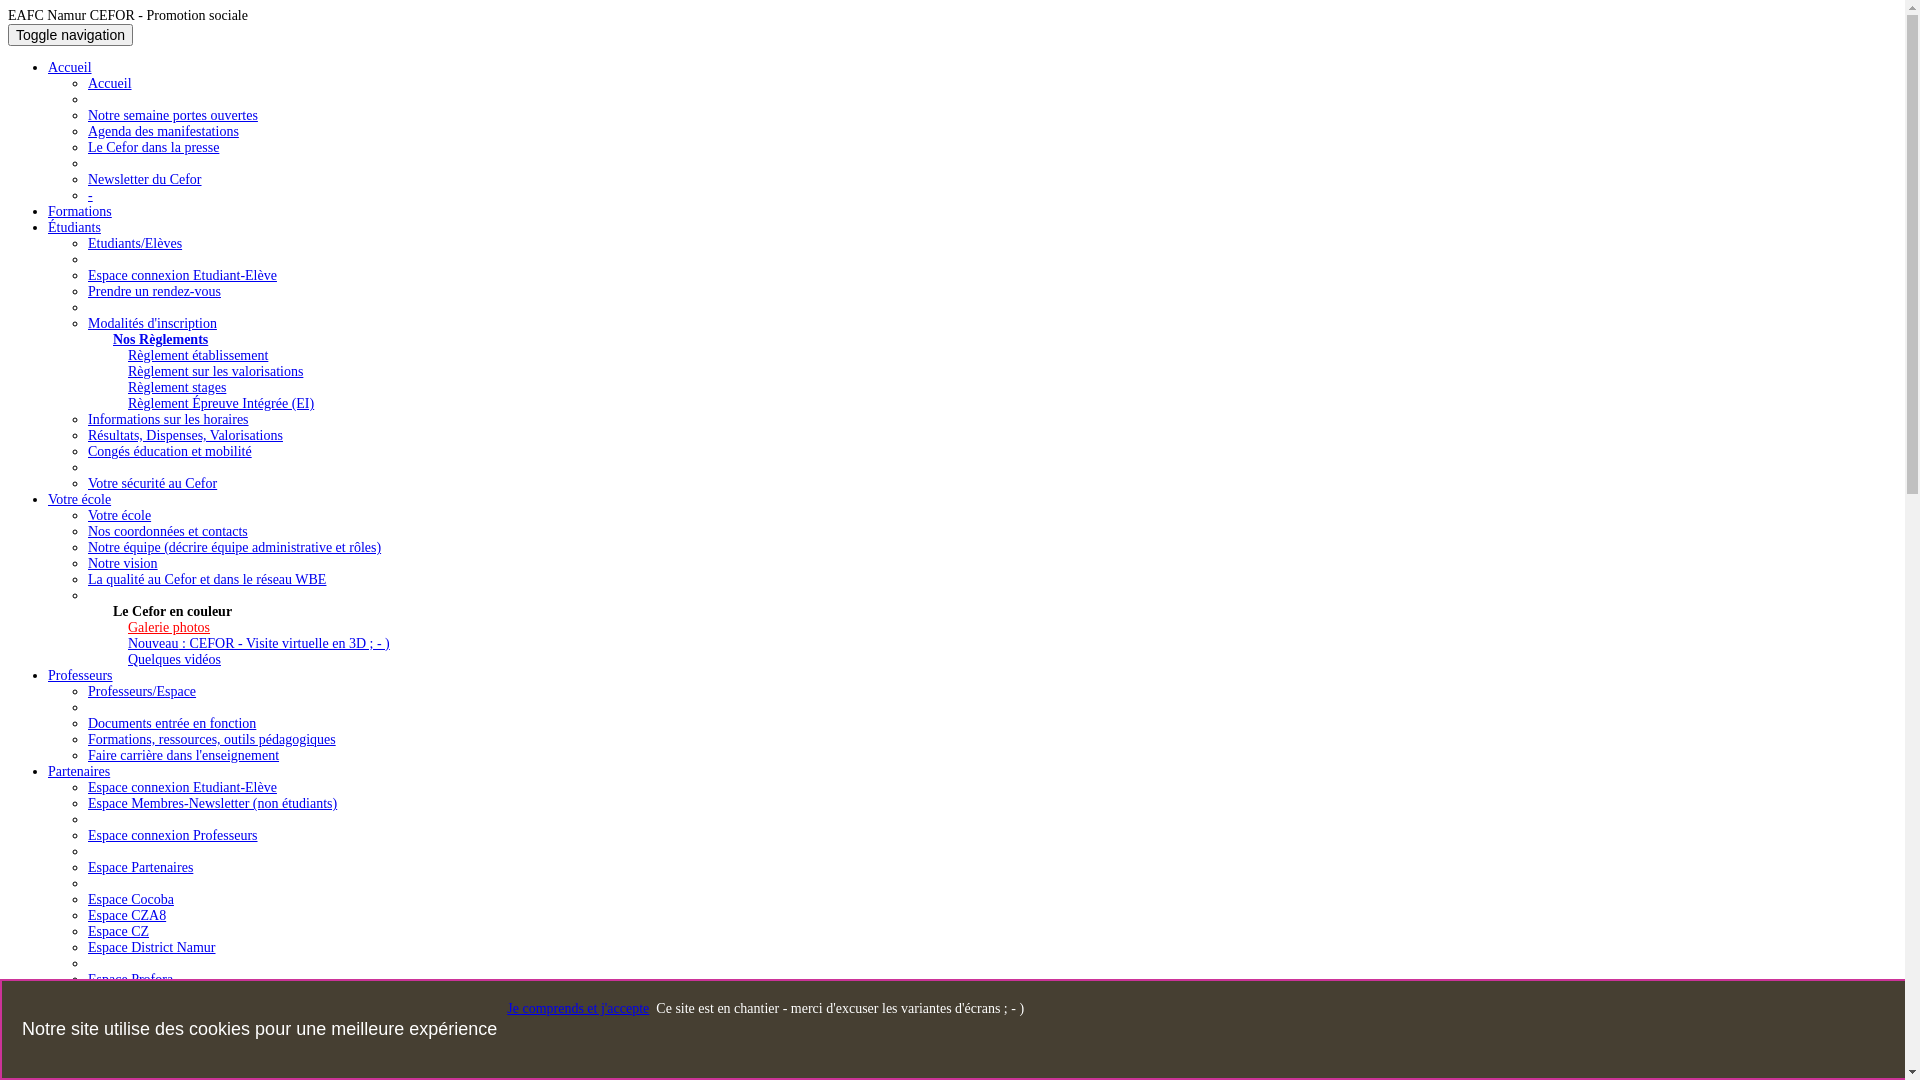 This screenshot has width=1920, height=1080. Describe the element at coordinates (168, 626) in the screenshot. I see `'Galerie photos'` at that location.